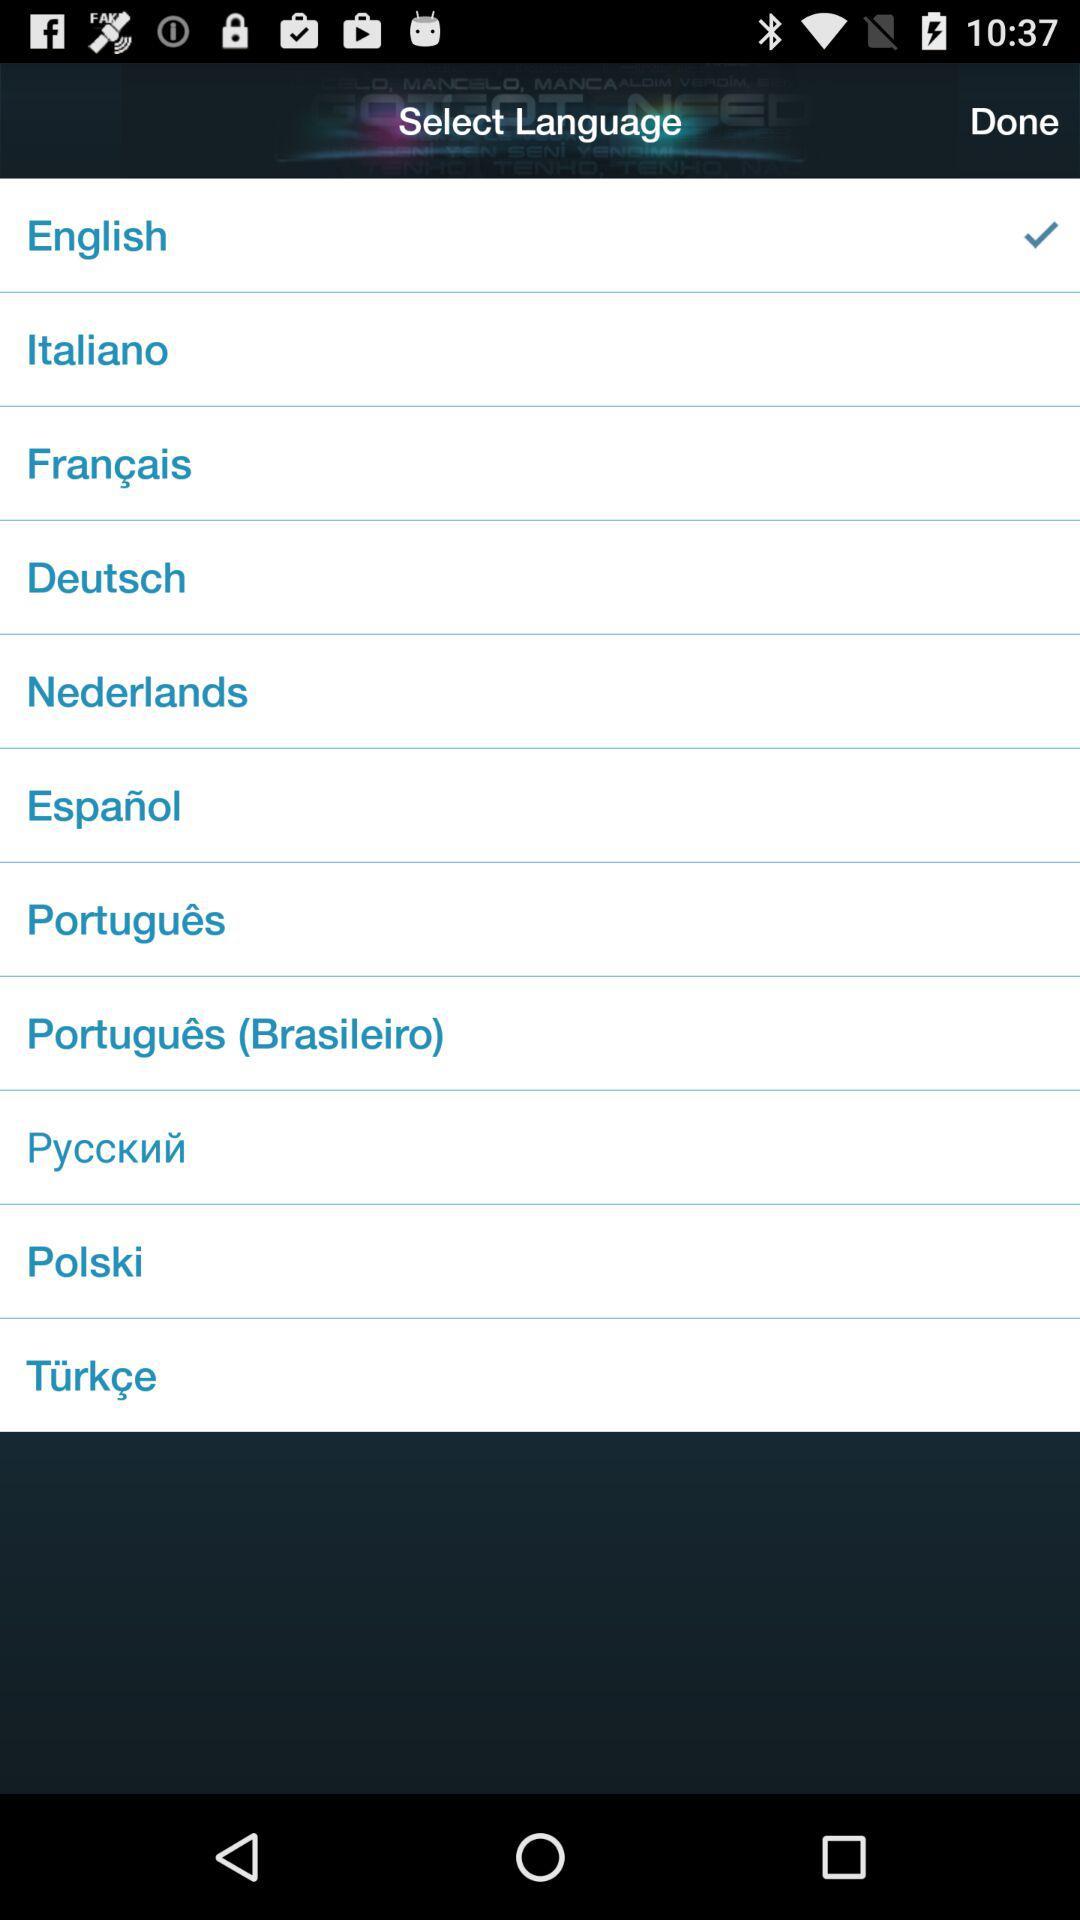 This screenshot has height=1920, width=1080. Describe the element at coordinates (540, 576) in the screenshot. I see `the deutsch` at that location.